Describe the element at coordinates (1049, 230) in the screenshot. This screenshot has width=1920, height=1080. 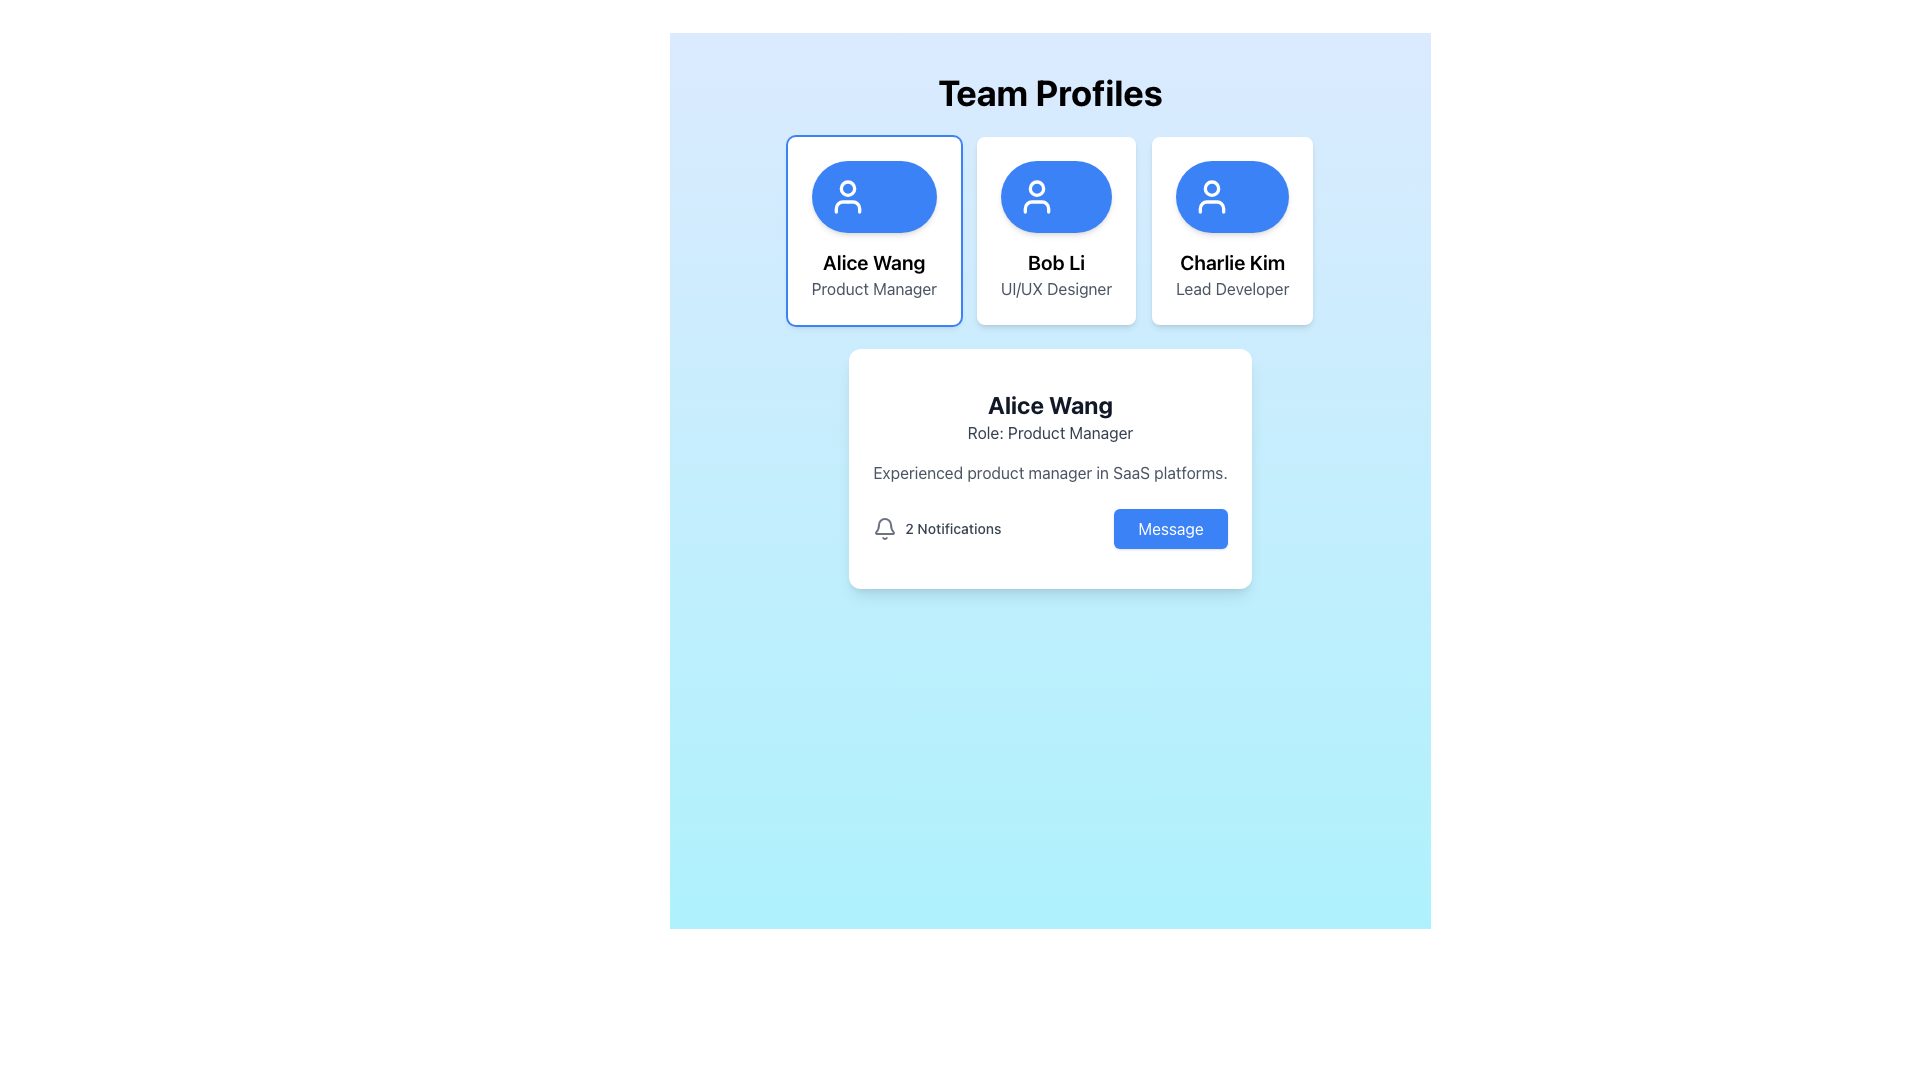
I see `the Profile Card of 'Bob Li', which features a blue circular icon with a white user symbol and the text 'Bob Li' in bold followed by 'UI/UX Designer' below` at that location.